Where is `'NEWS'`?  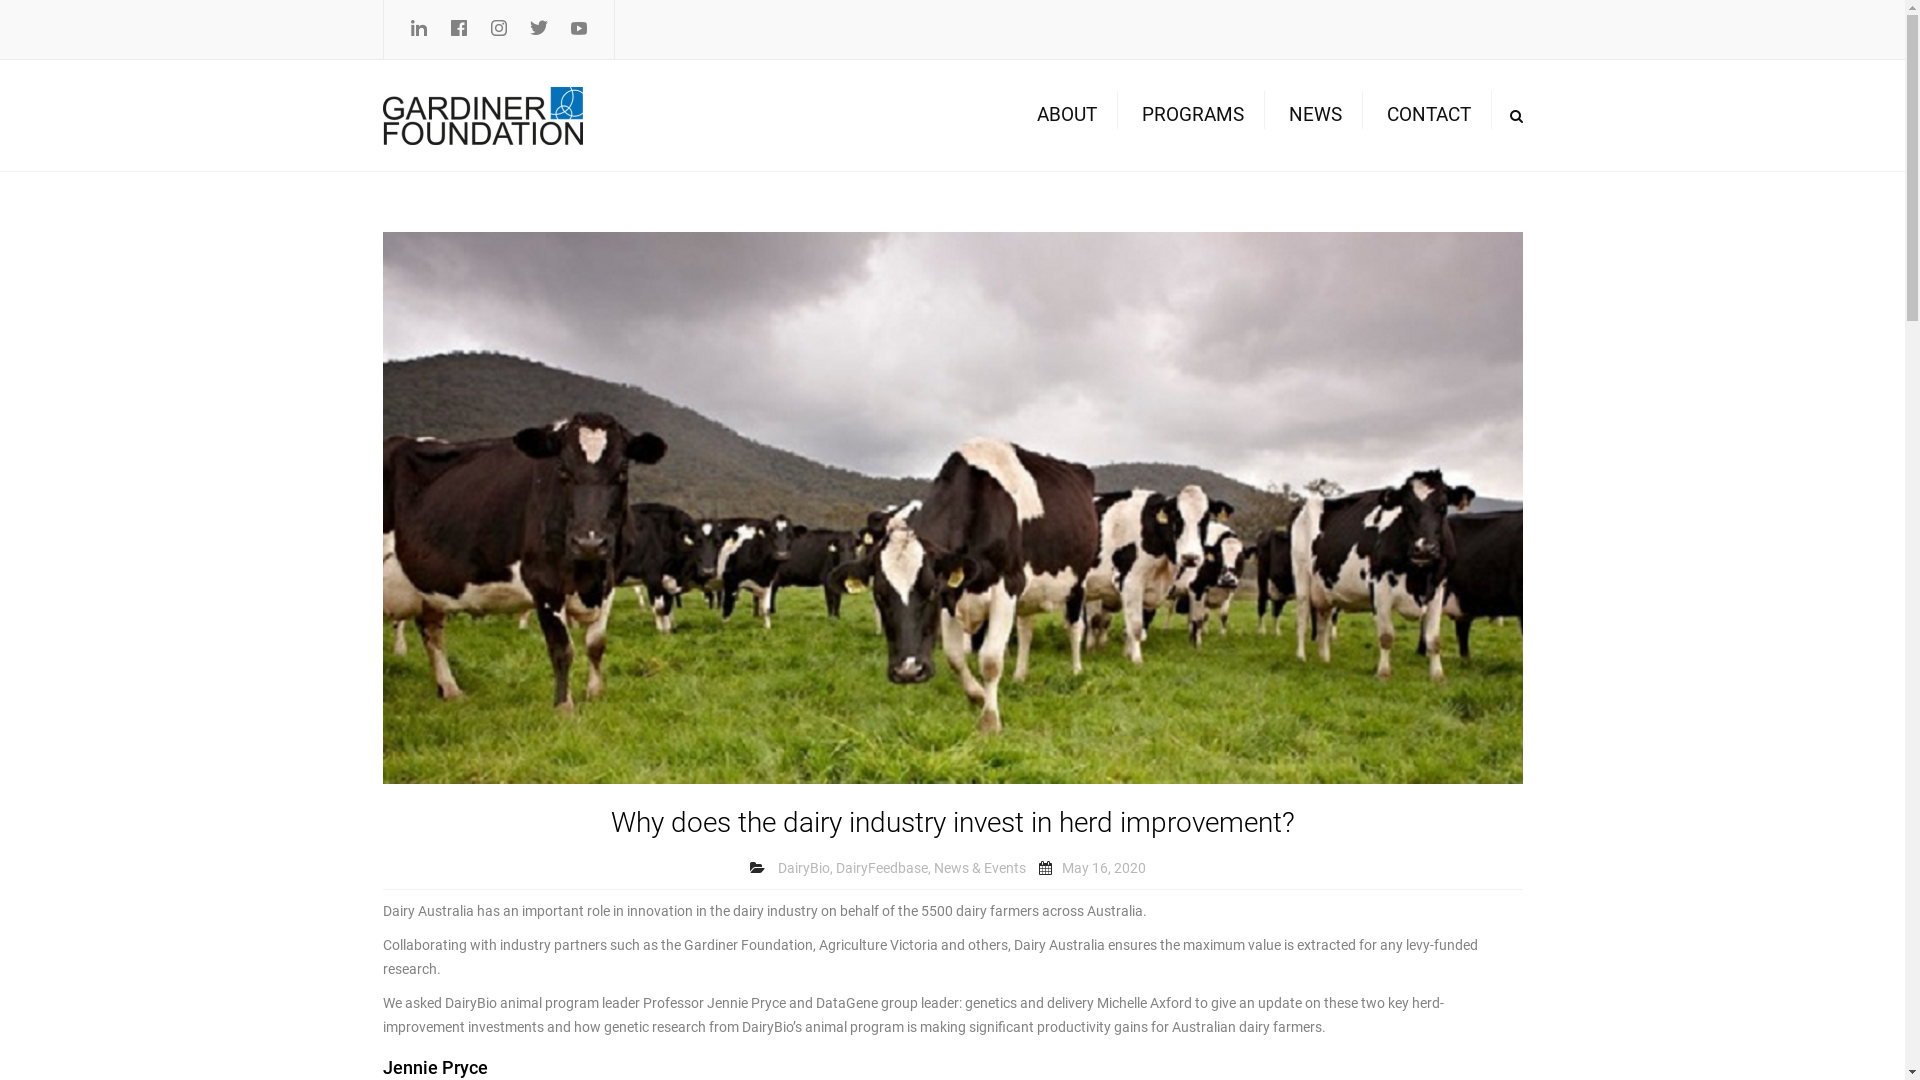
'NEWS' is located at coordinates (1314, 115).